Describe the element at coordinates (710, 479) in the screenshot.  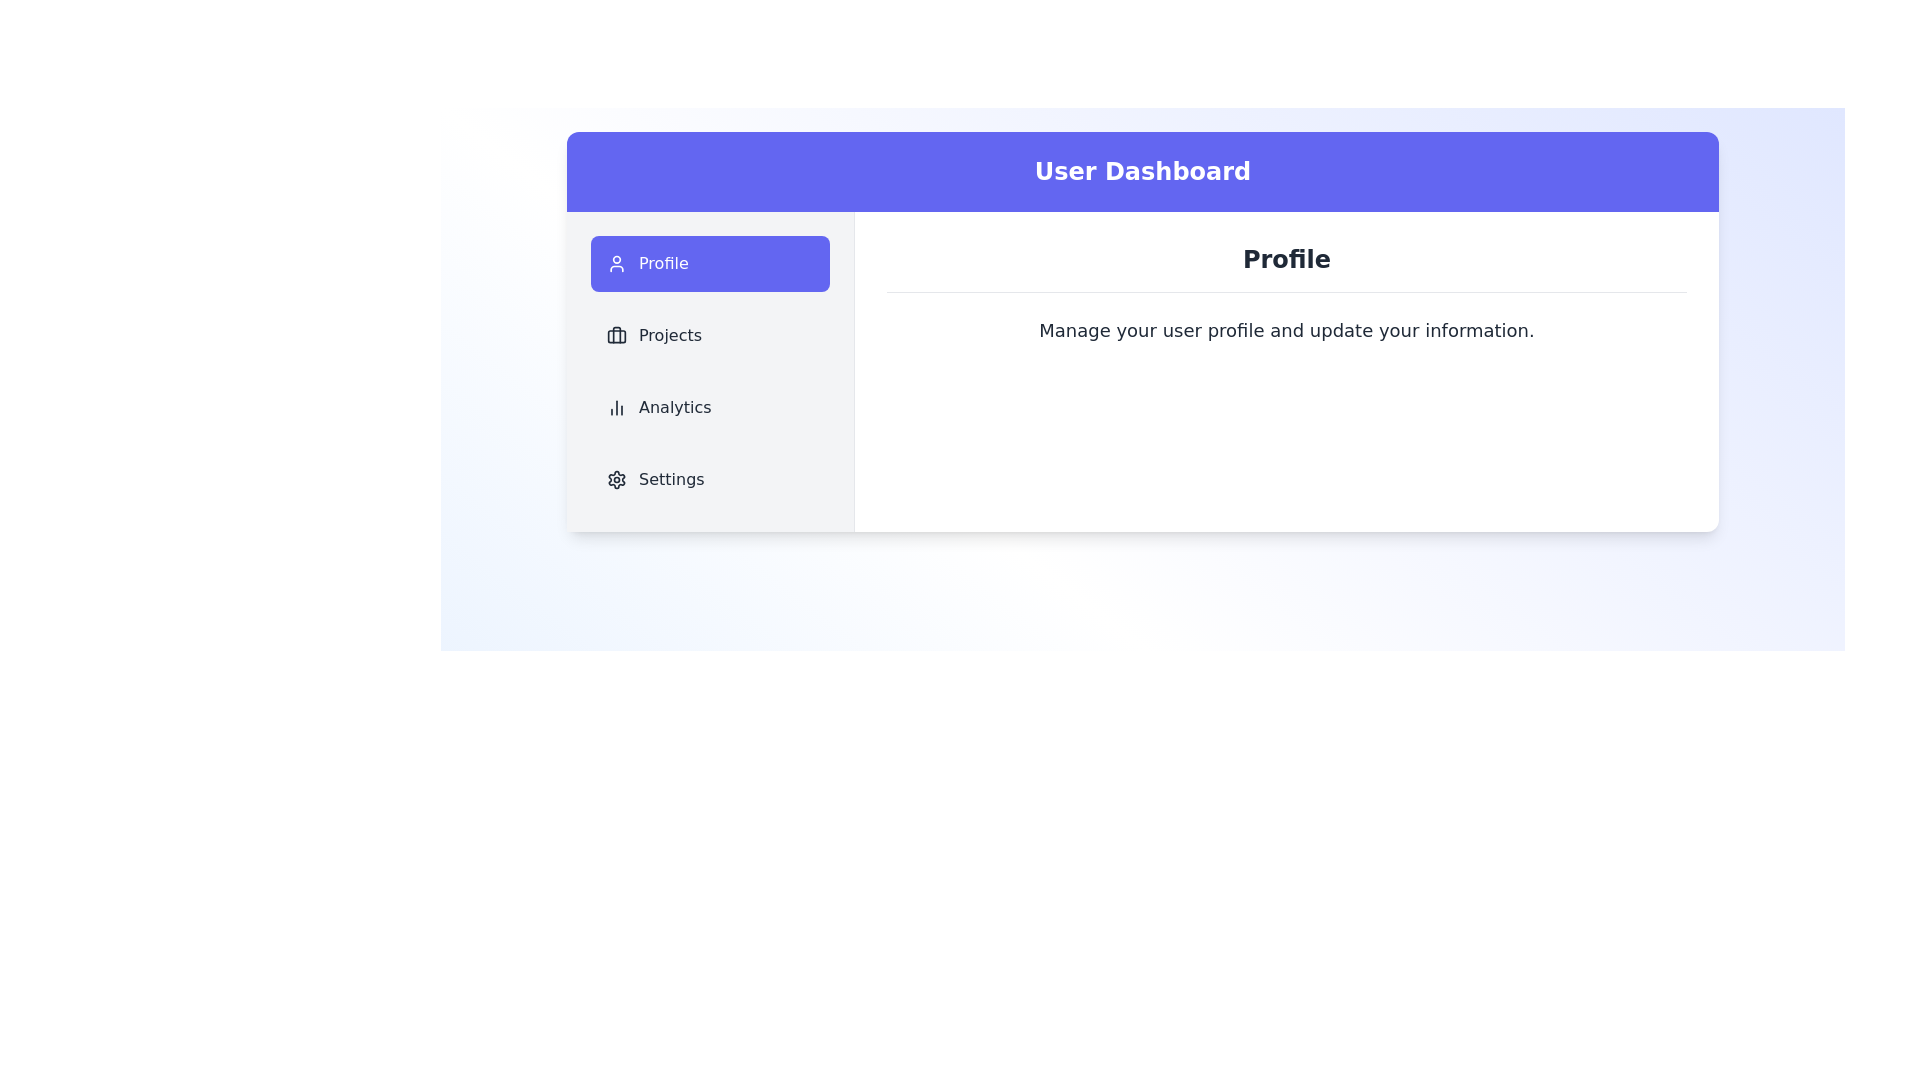
I see `the Settings tab in the sidebar` at that location.